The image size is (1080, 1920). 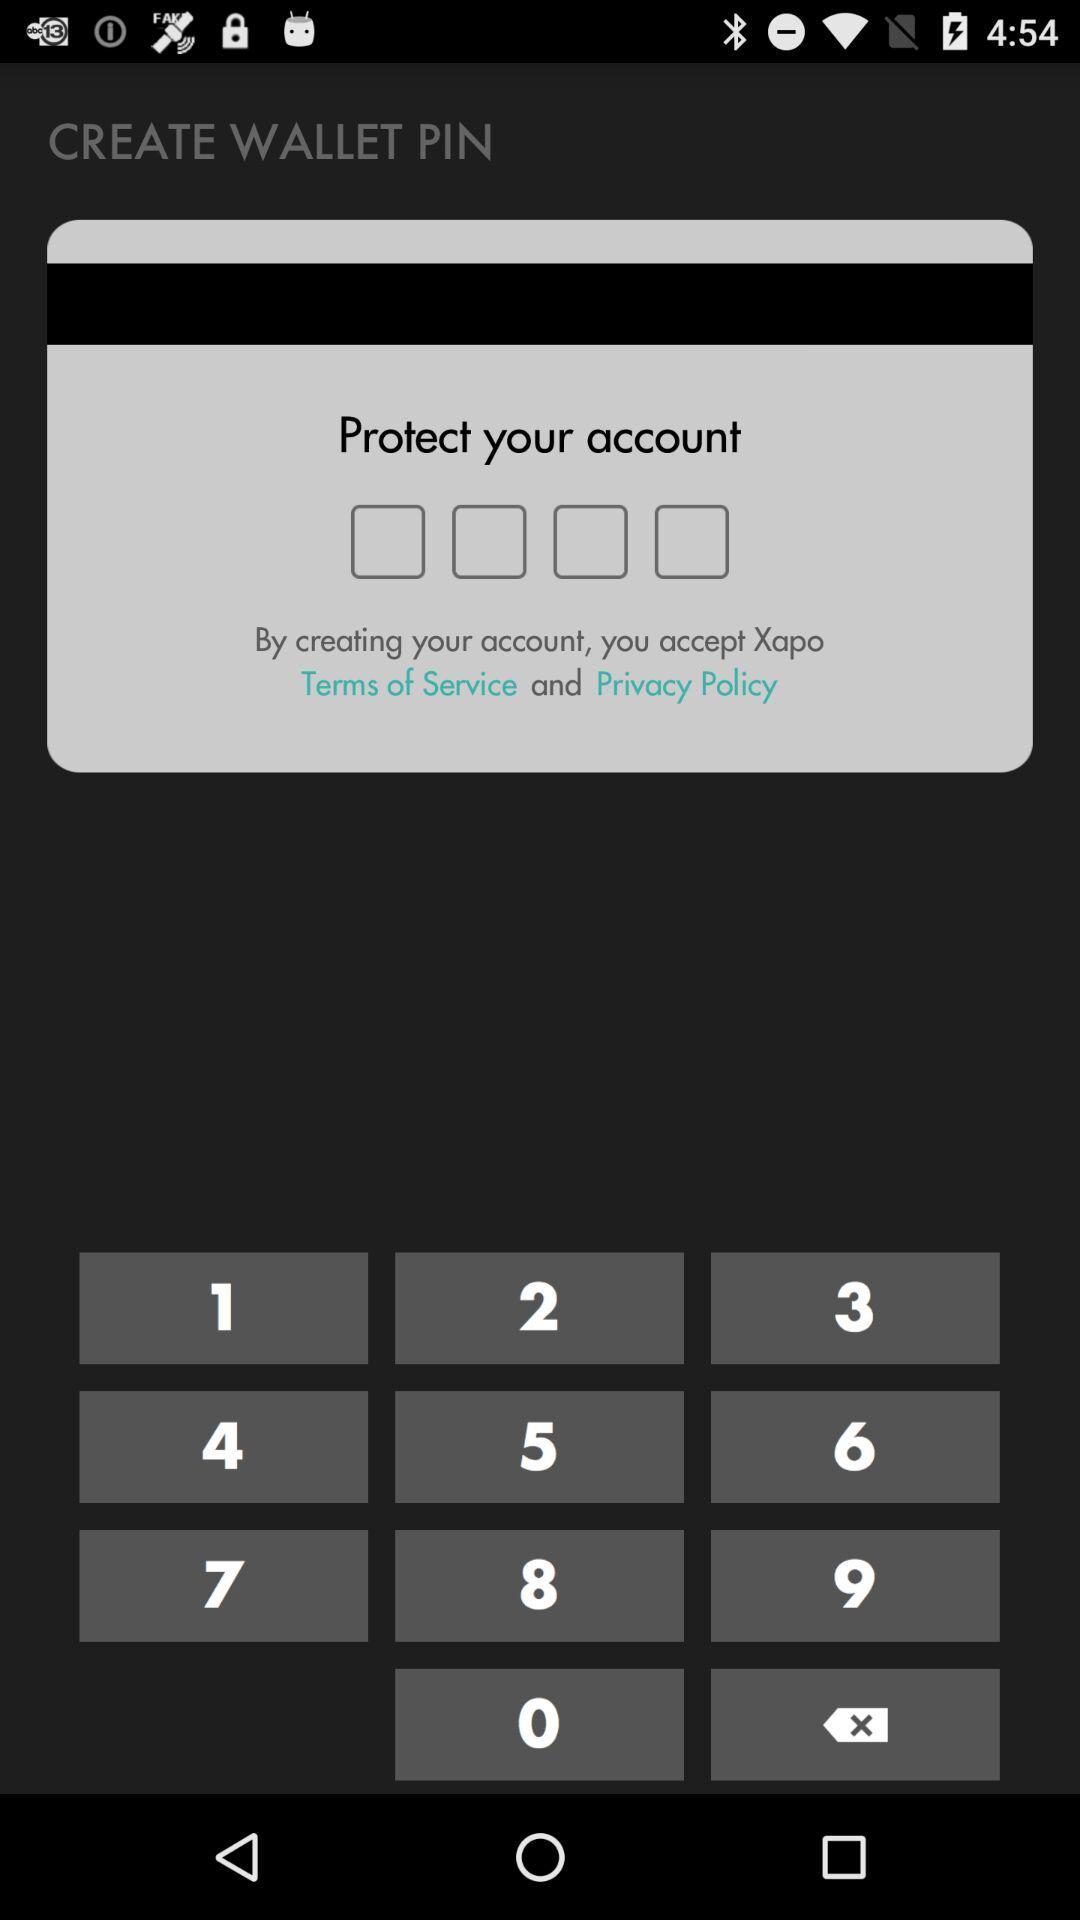 I want to click on icon below the by creating your item, so click(x=685, y=683).